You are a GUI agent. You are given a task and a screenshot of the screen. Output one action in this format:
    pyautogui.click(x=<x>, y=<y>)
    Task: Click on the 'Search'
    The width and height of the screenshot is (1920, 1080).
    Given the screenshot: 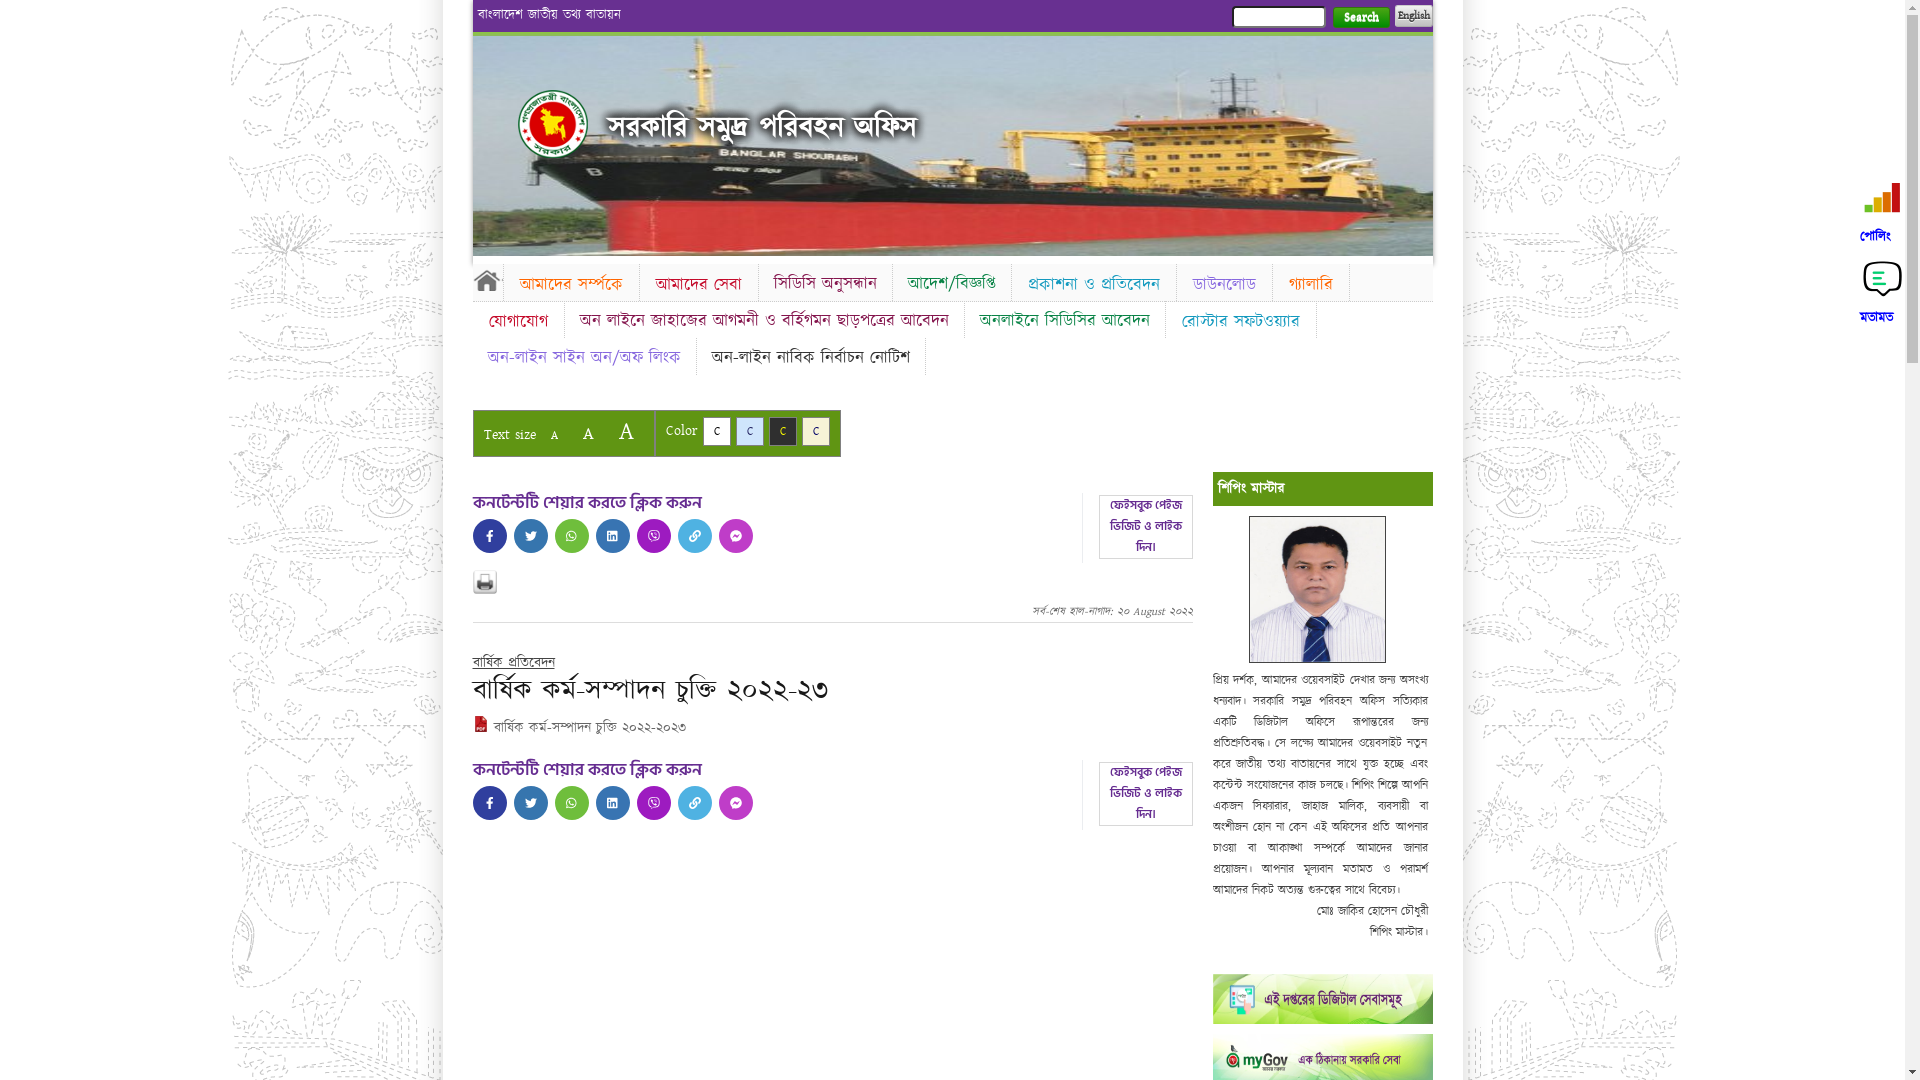 What is the action you would take?
    pyautogui.click(x=1331, y=17)
    